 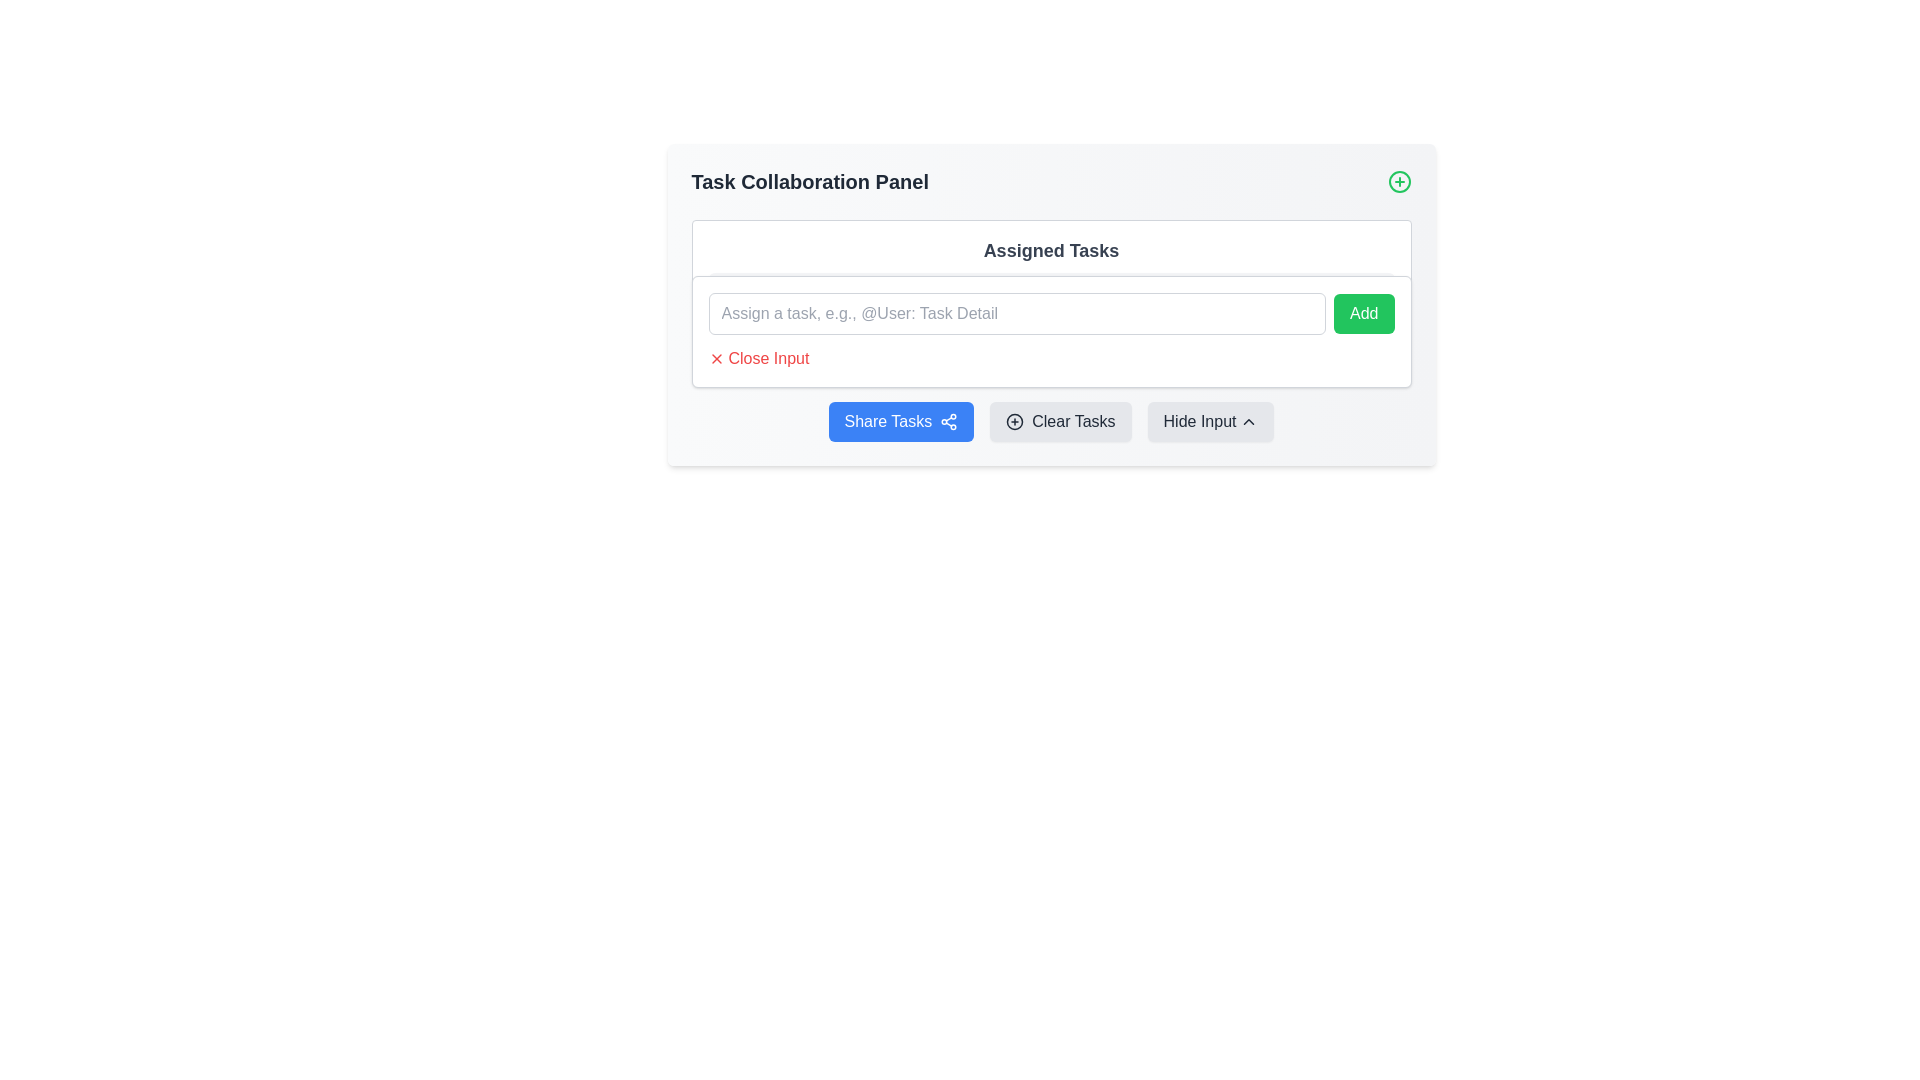 What do you see at coordinates (1371, 339) in the screenshot?
I see `the Icon button located at the rightmost position of the task card with the text '@Emily: Update Spreadsheet'` at bounding box center [1371, 339].